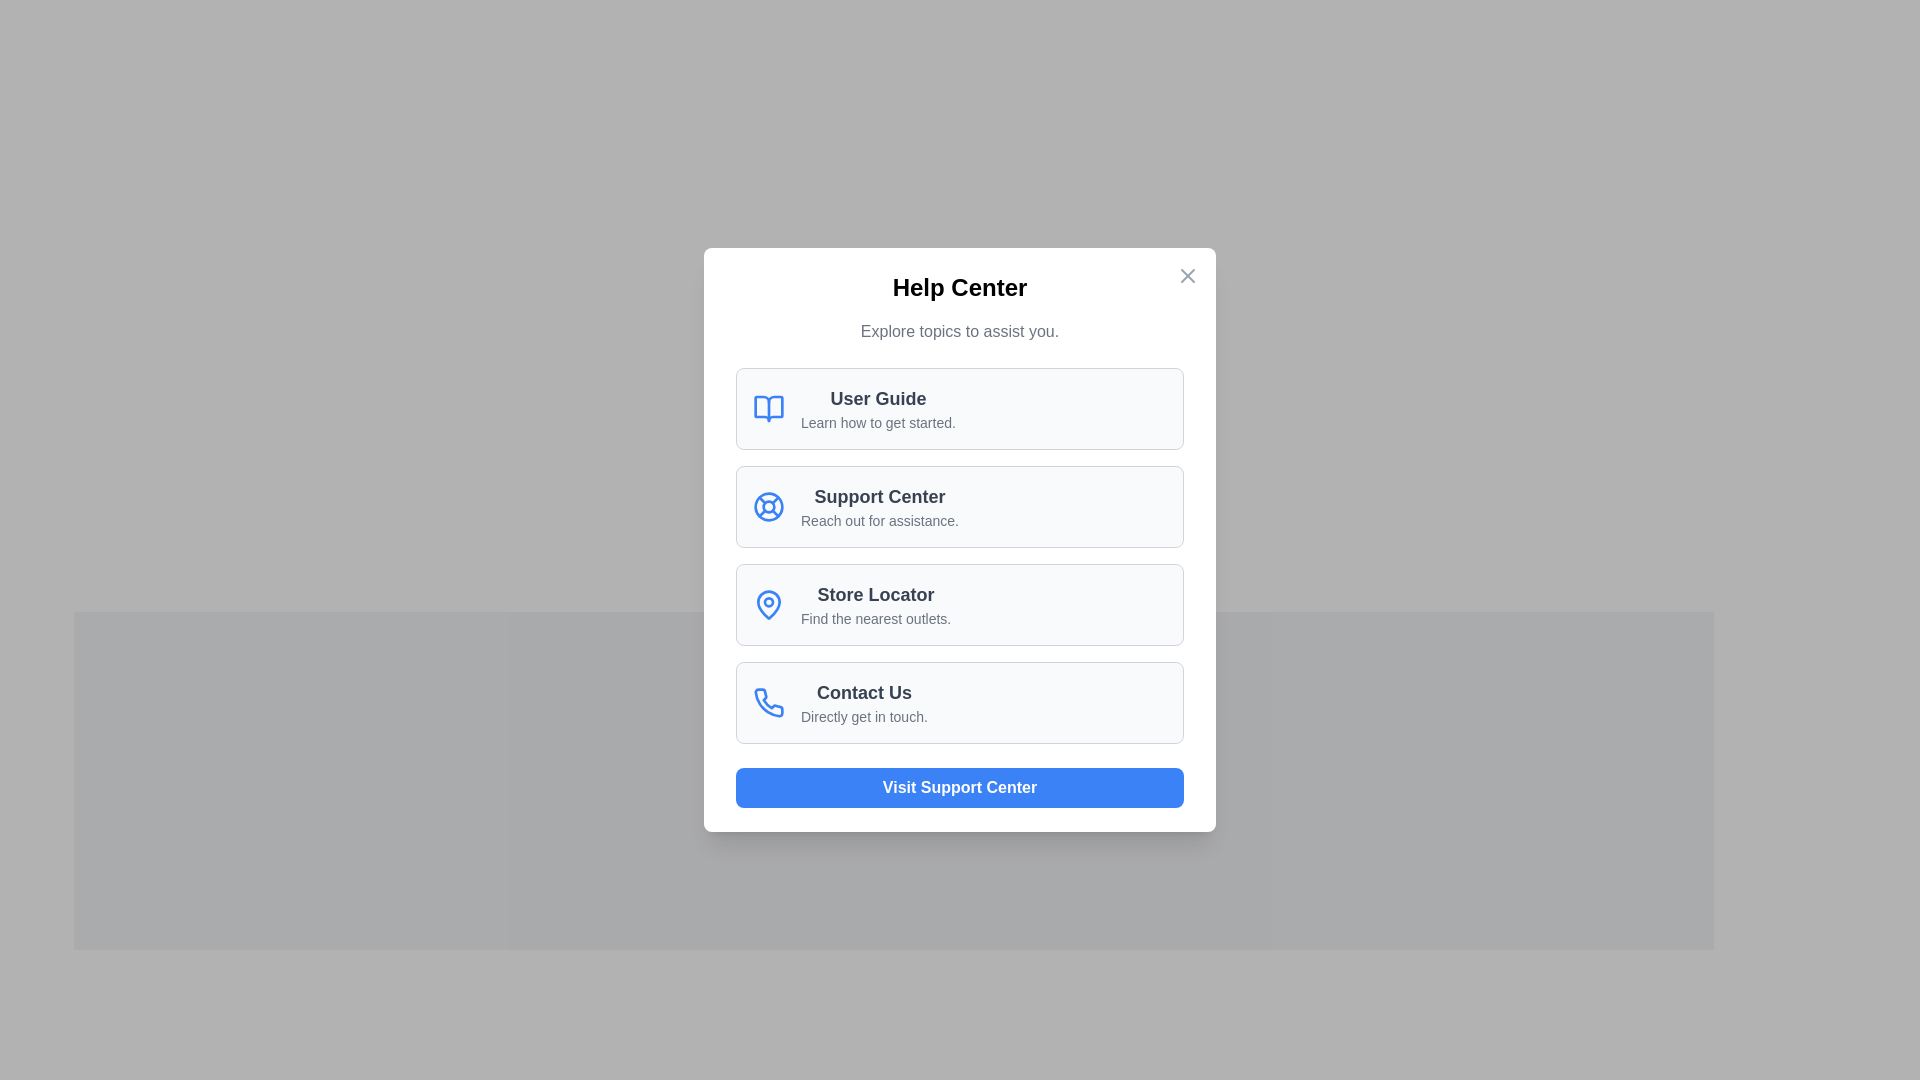  Describe the element at coordinates (767, 505) in the screenshot. I see `the help icon located in the 'Support Center' section, to the left of the text 'Support Center' and 'Reach out for assistance.'` at that location.